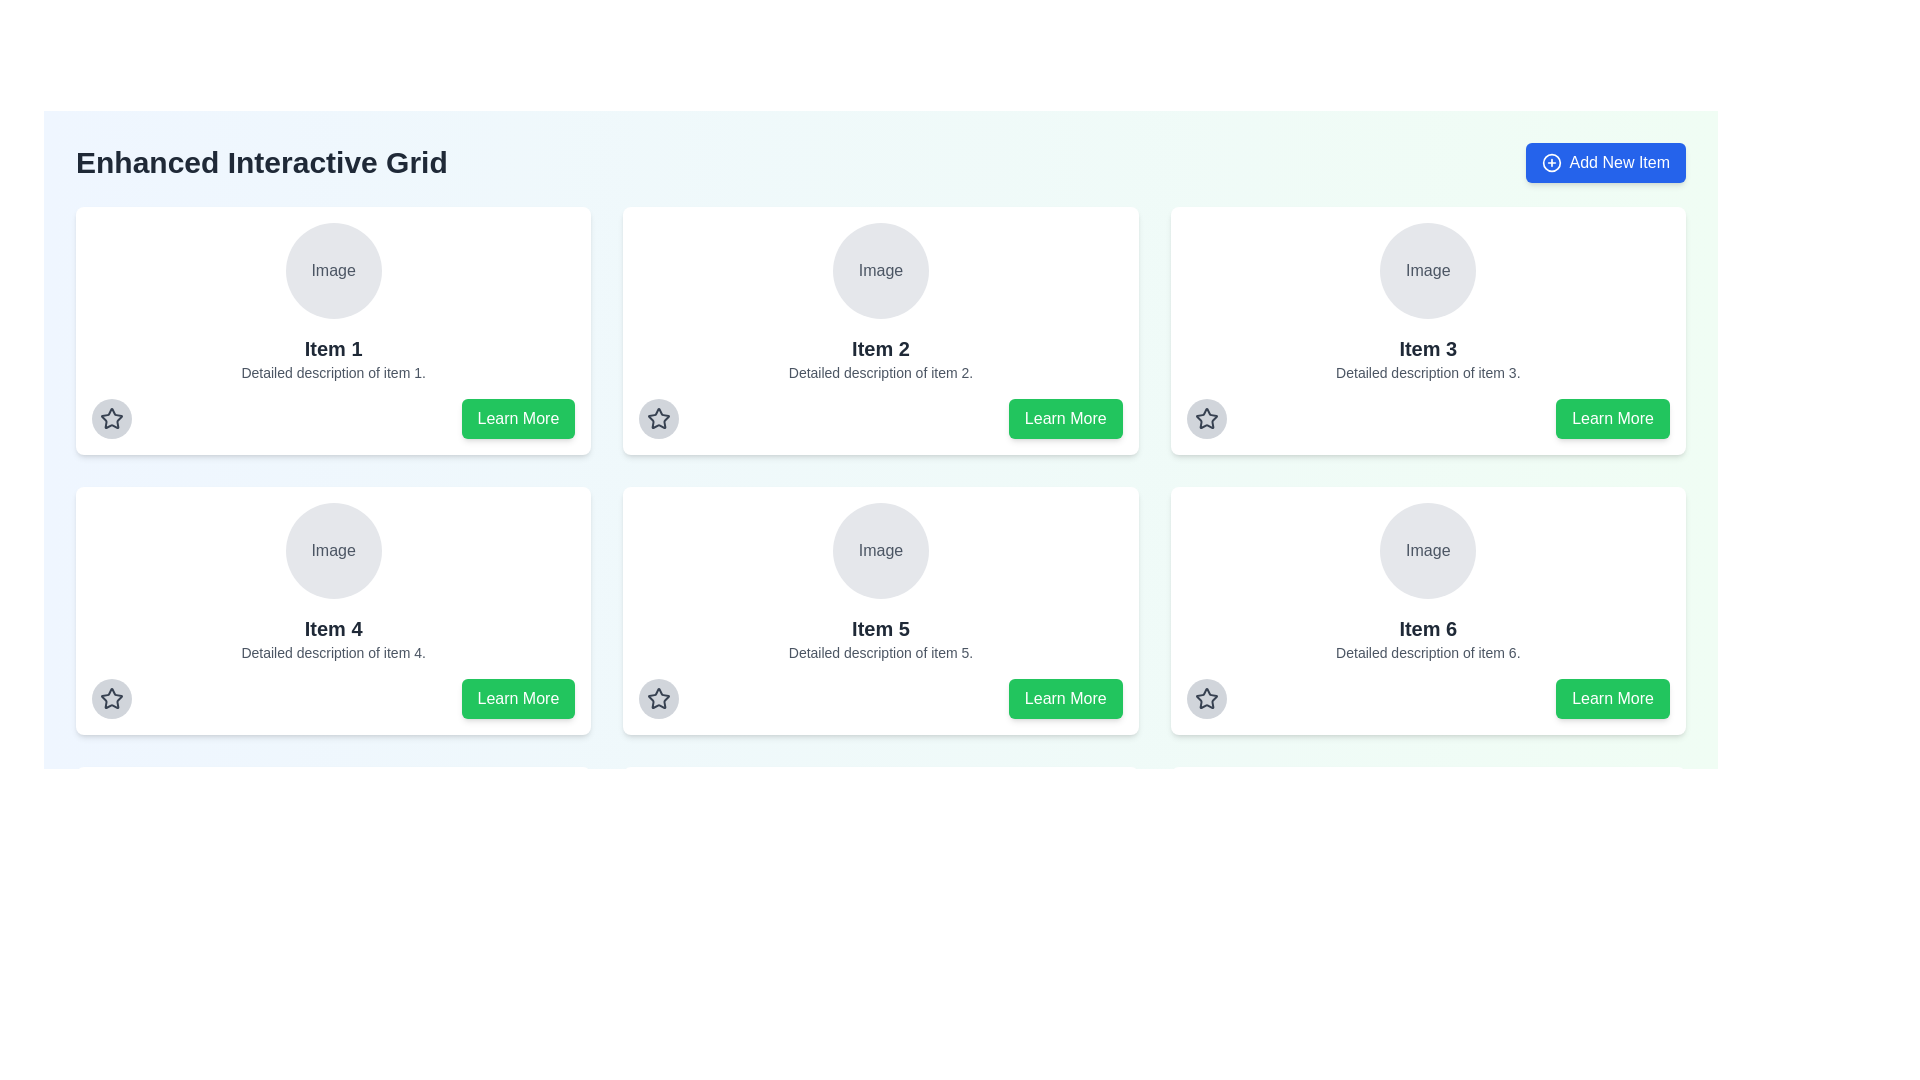  Describe the element at coordinates (110, 697) in the screenshot. I see `the star icon located in the bottom-left corner of the card for 'Item 4' to mark or unmark it as a favorite` at that location.